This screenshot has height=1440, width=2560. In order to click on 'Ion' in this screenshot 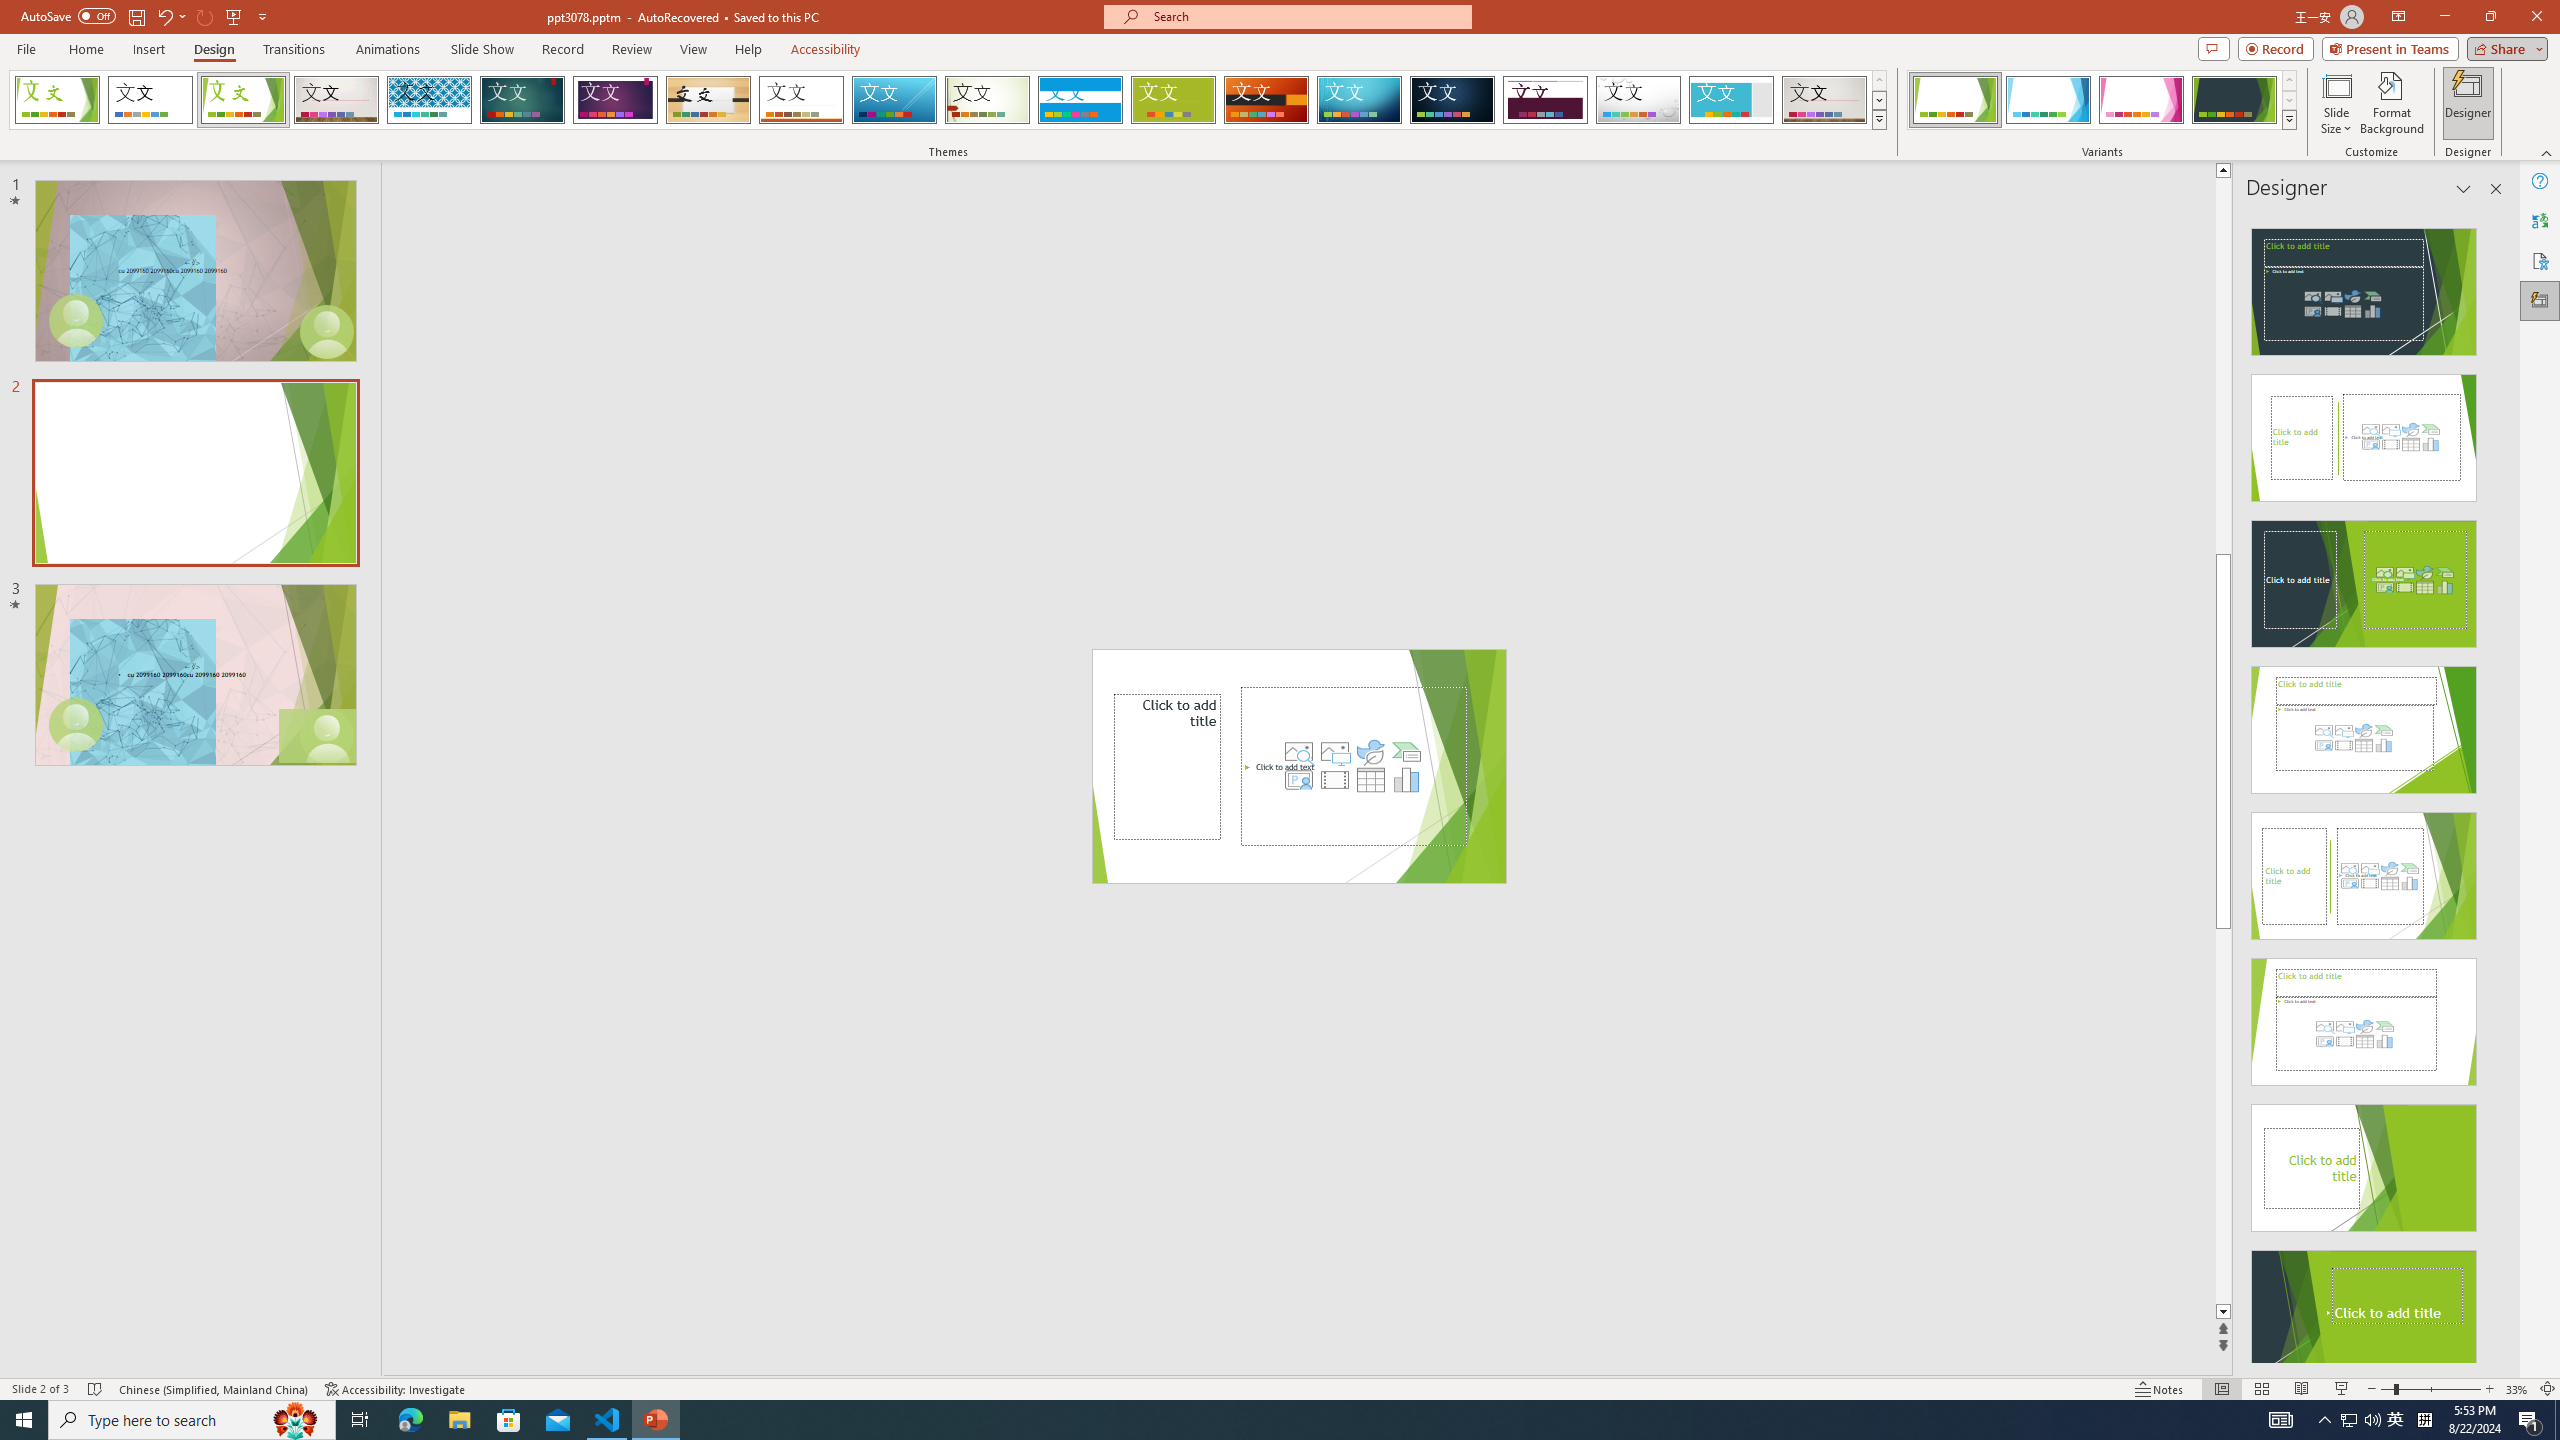, I will do `click(521, 99)`.